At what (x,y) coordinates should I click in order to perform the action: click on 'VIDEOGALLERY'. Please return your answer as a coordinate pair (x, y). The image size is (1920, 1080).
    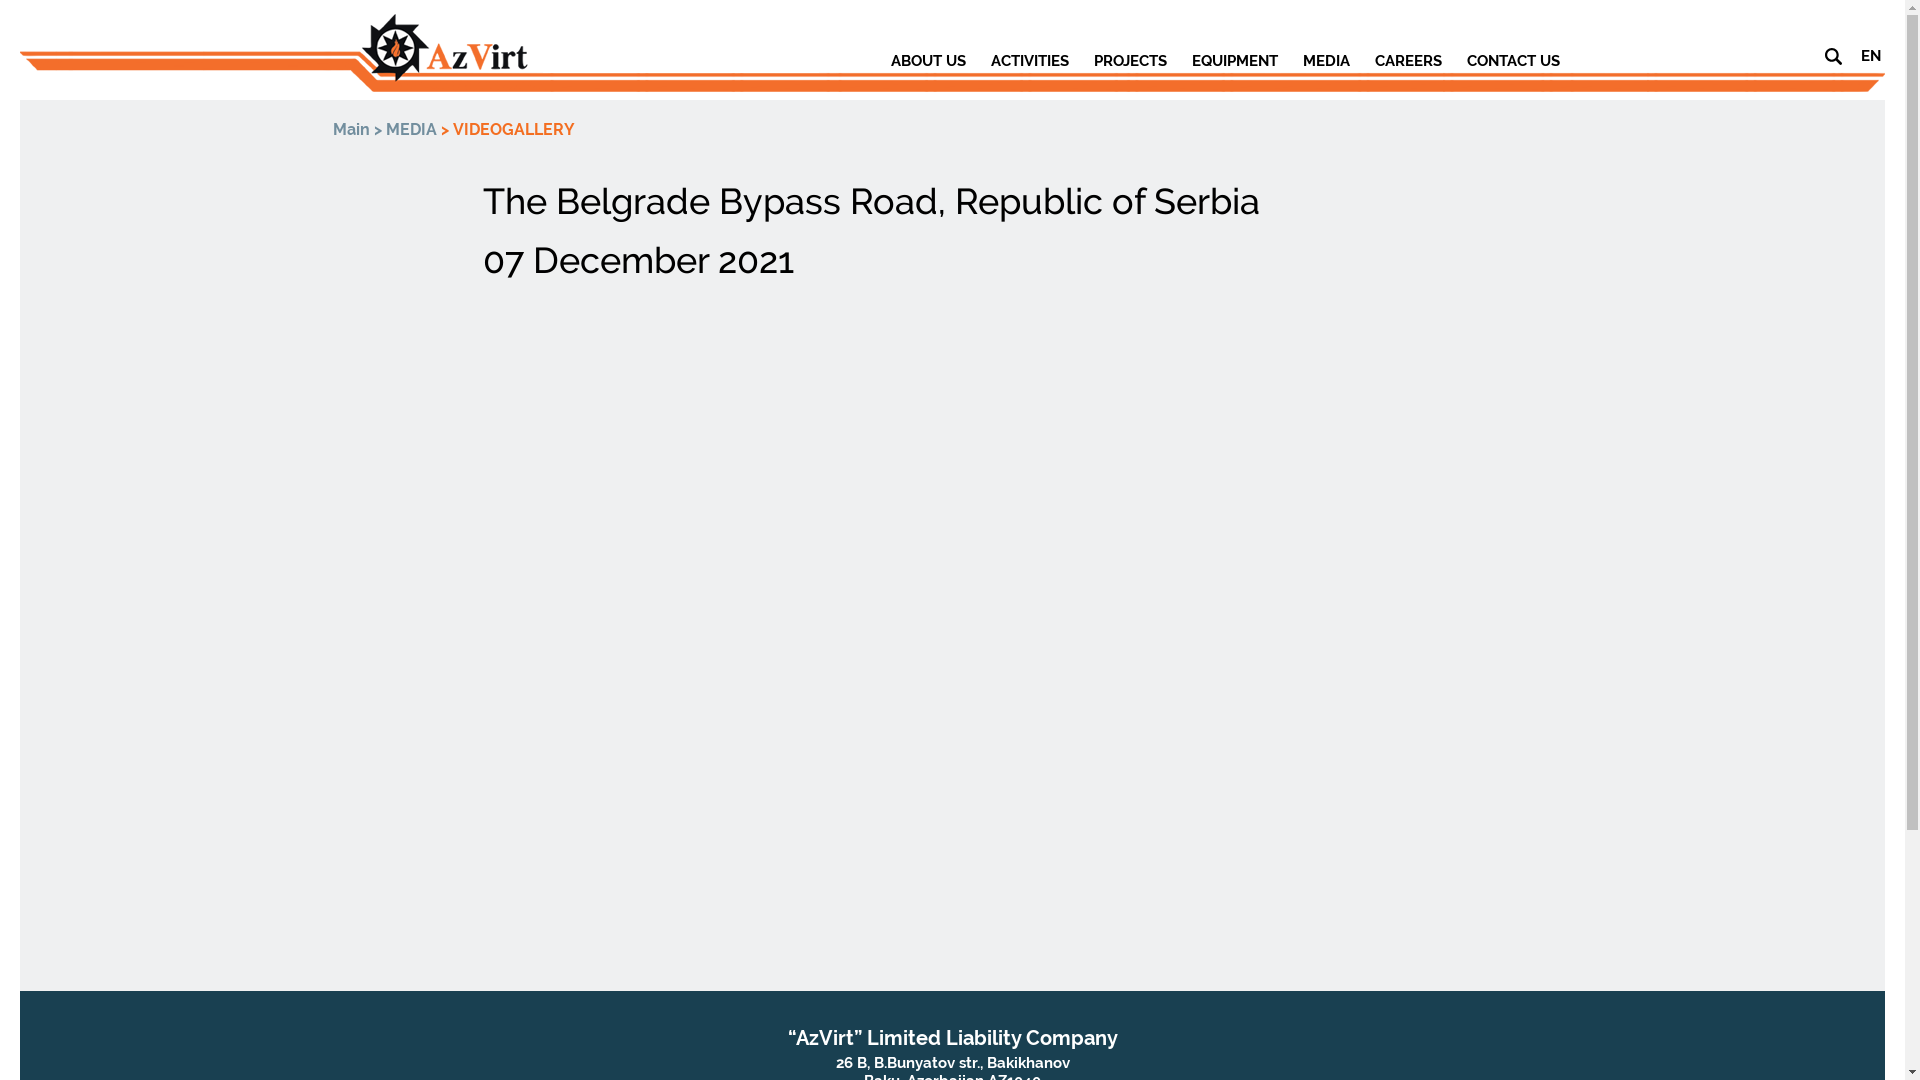
    Looking at the image, I should click on (513, 129).